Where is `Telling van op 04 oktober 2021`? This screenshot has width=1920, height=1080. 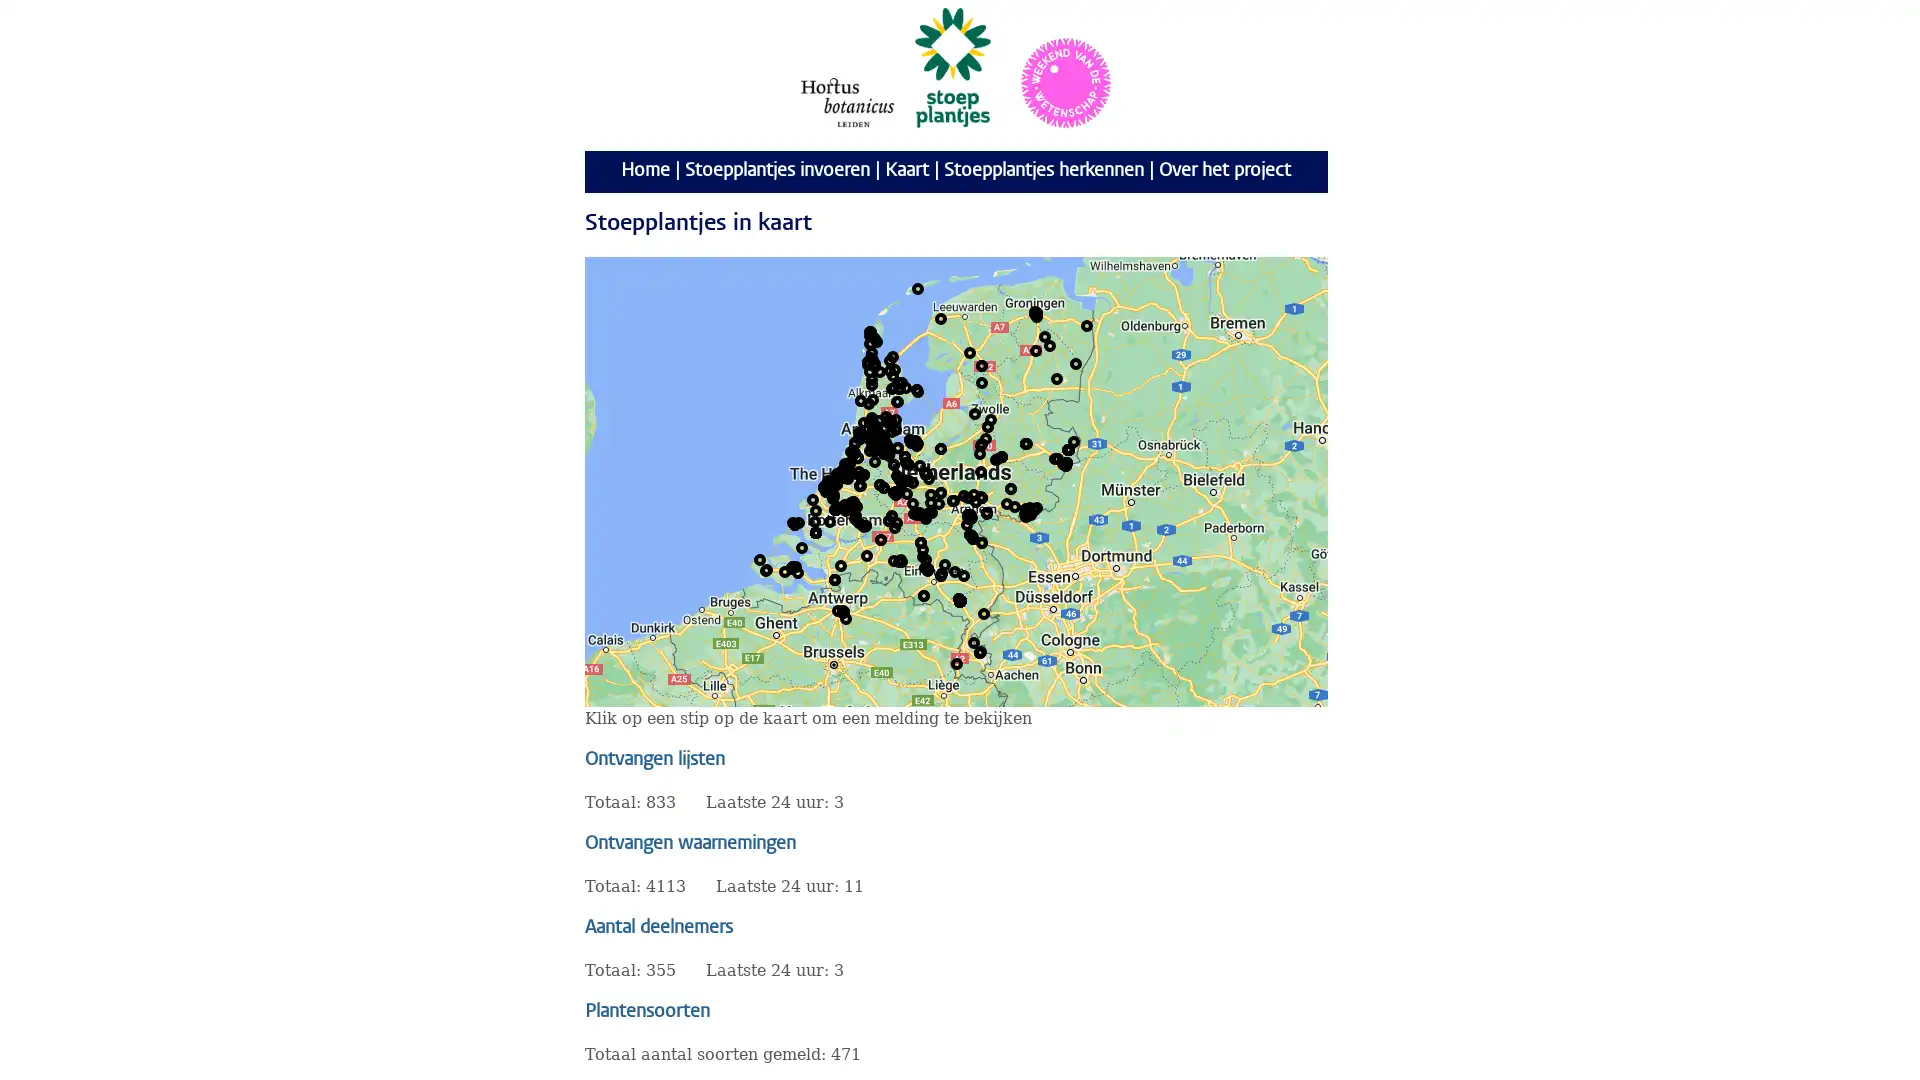 Telling van op 04 oktober 2021 is located at coordinates (1066, 447).